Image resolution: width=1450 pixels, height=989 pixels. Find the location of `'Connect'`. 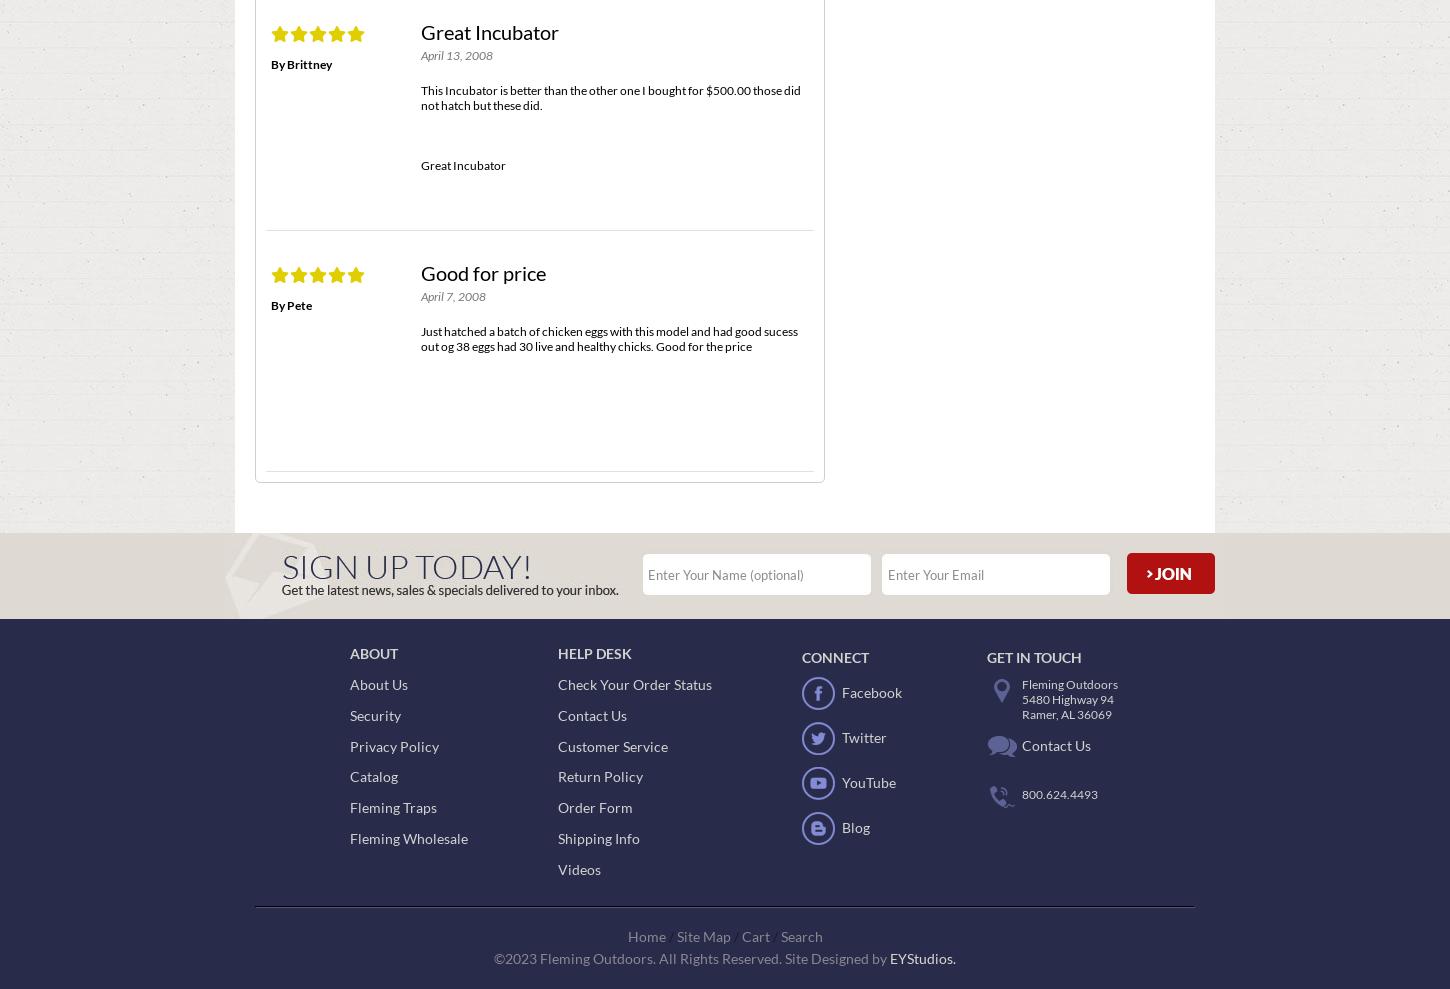

'Connect' is located at coordinates (835, 657).